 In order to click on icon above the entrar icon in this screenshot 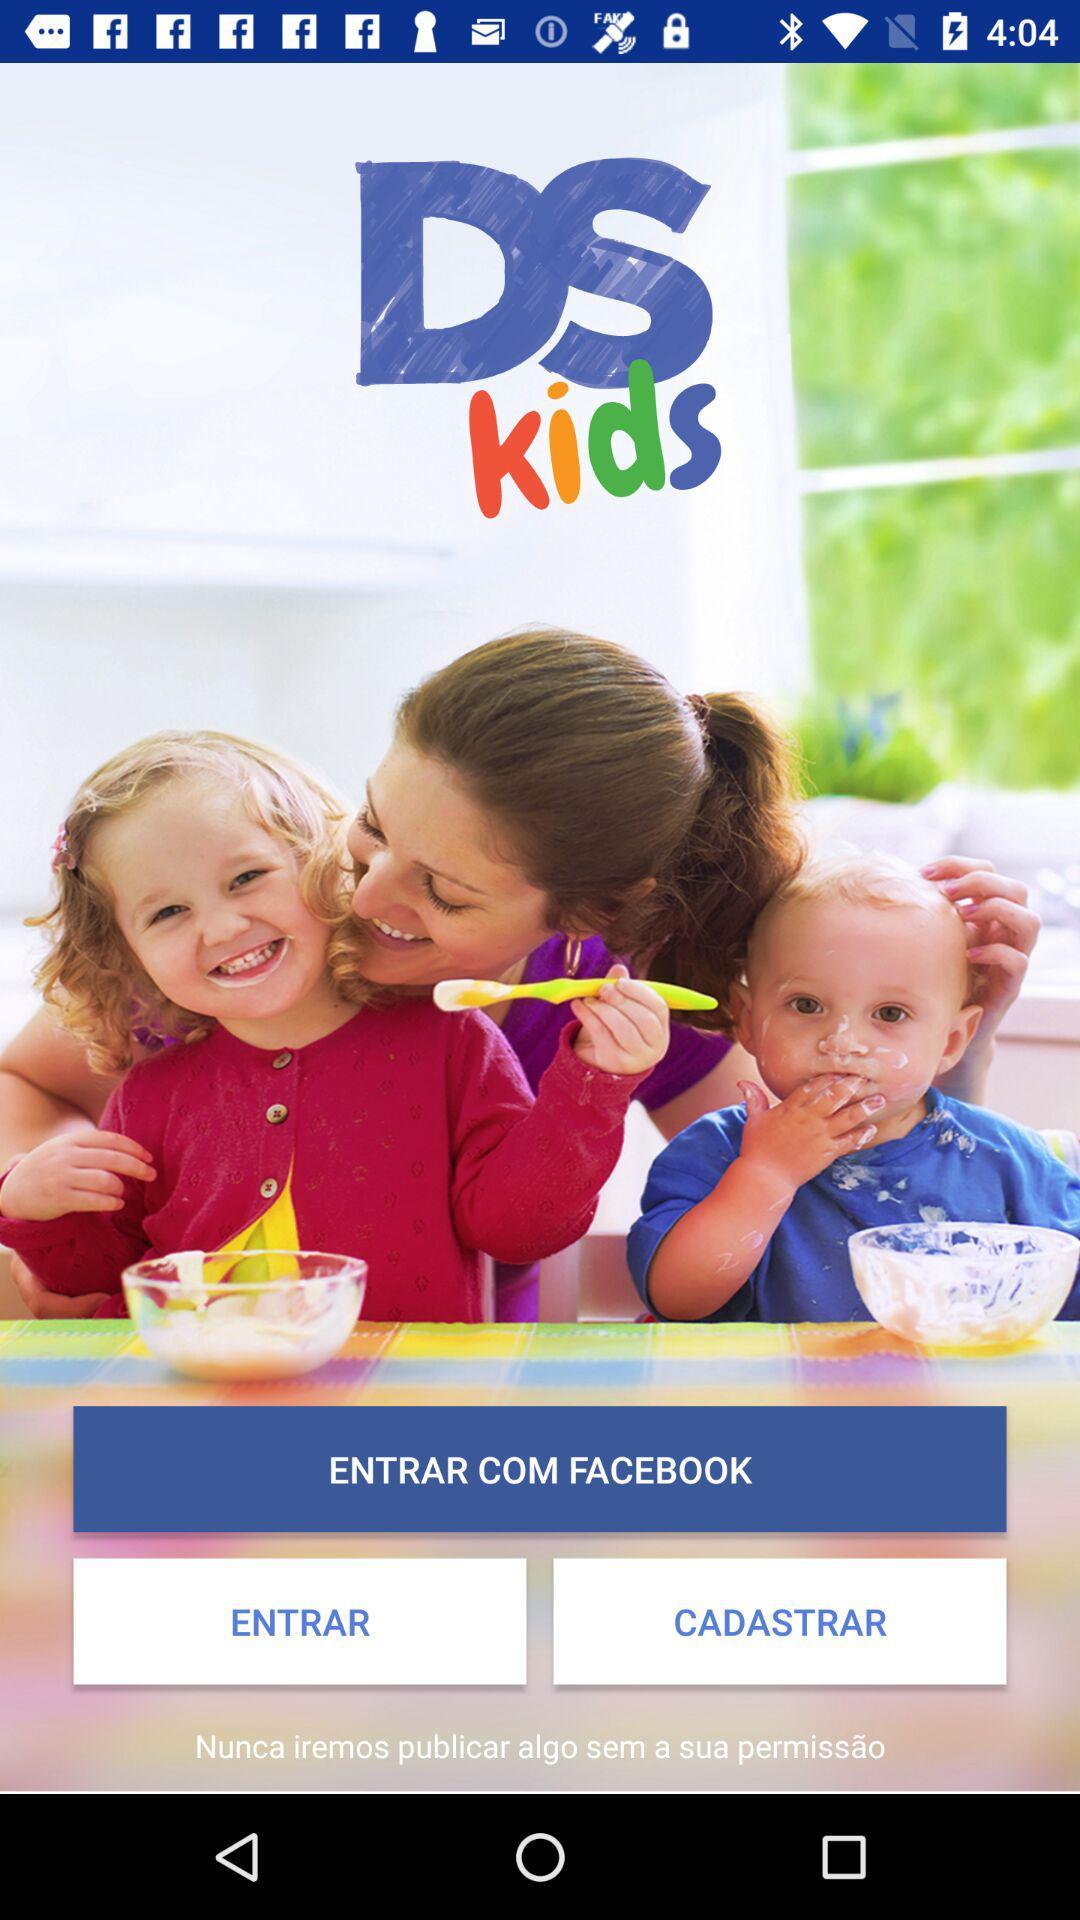, I will do `click(540, 1469)`.